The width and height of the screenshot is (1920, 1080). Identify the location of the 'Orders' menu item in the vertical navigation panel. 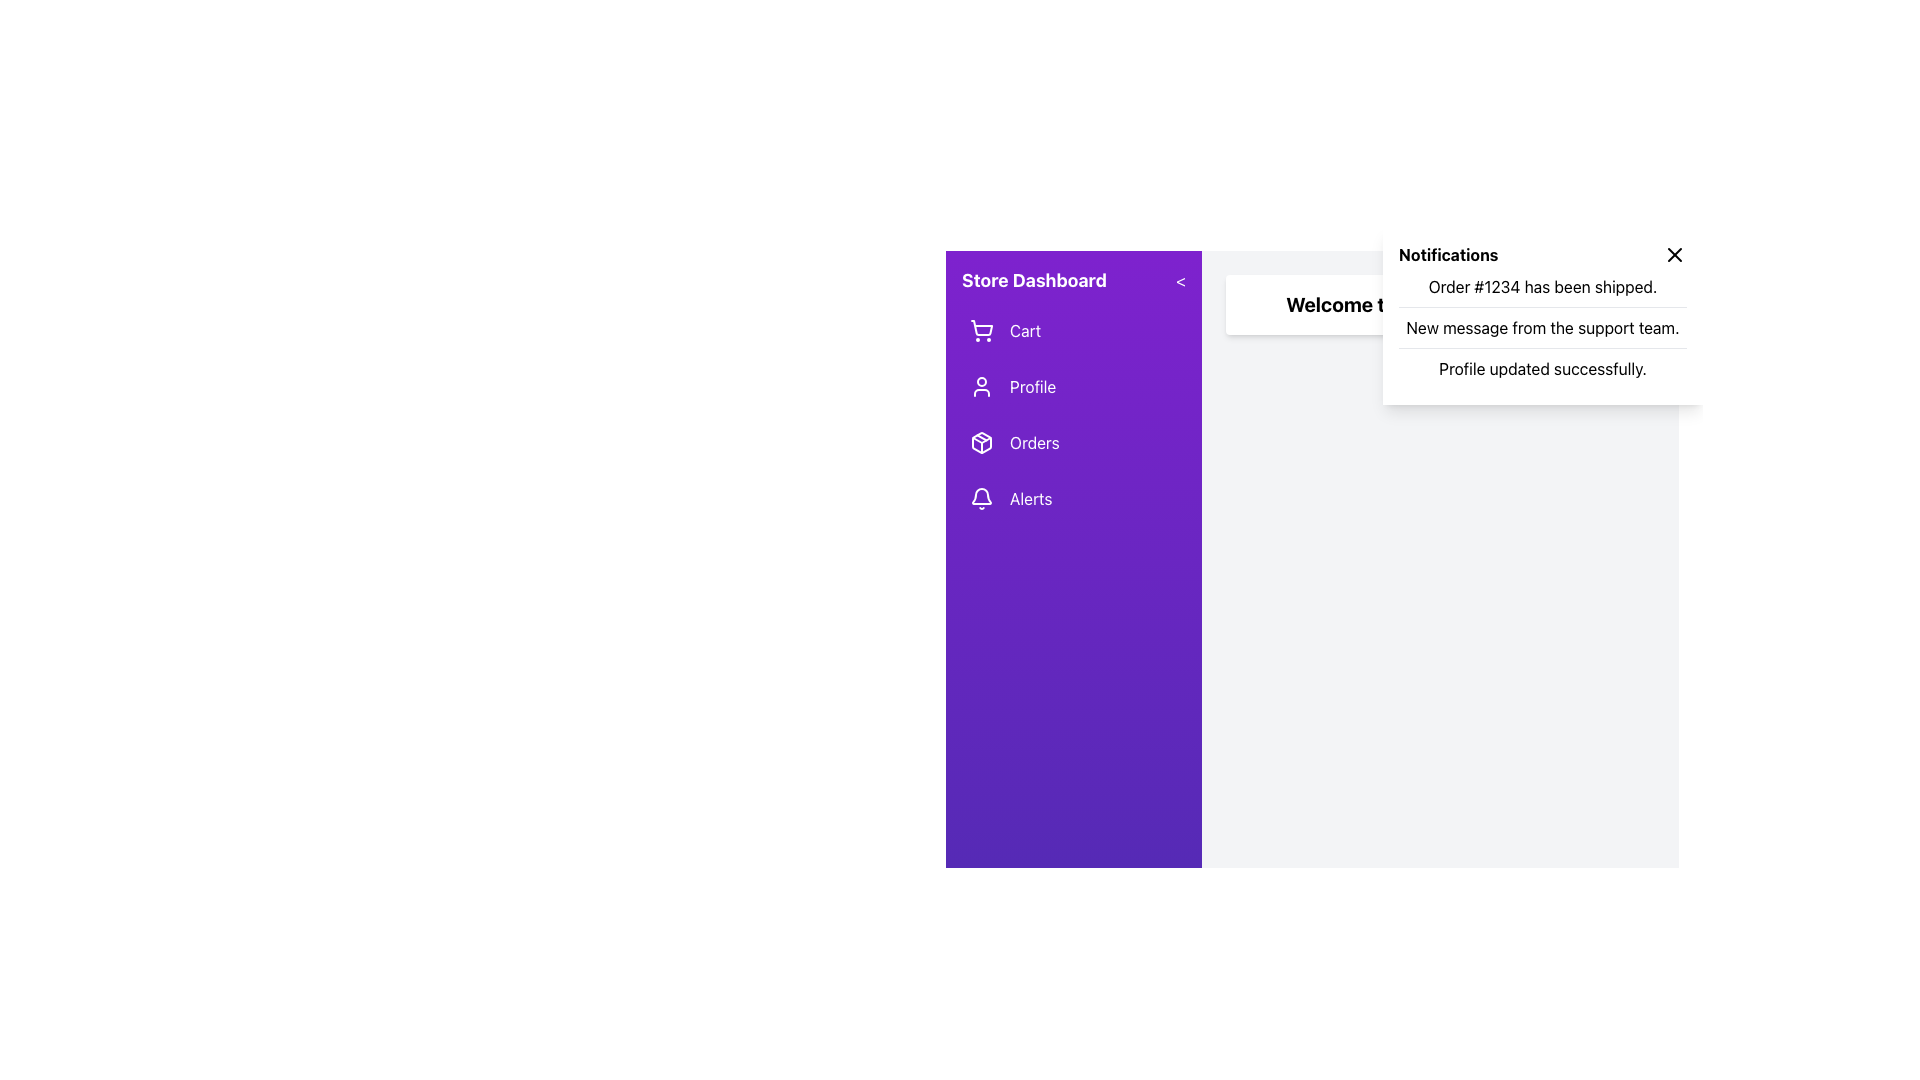
(1073, 442).